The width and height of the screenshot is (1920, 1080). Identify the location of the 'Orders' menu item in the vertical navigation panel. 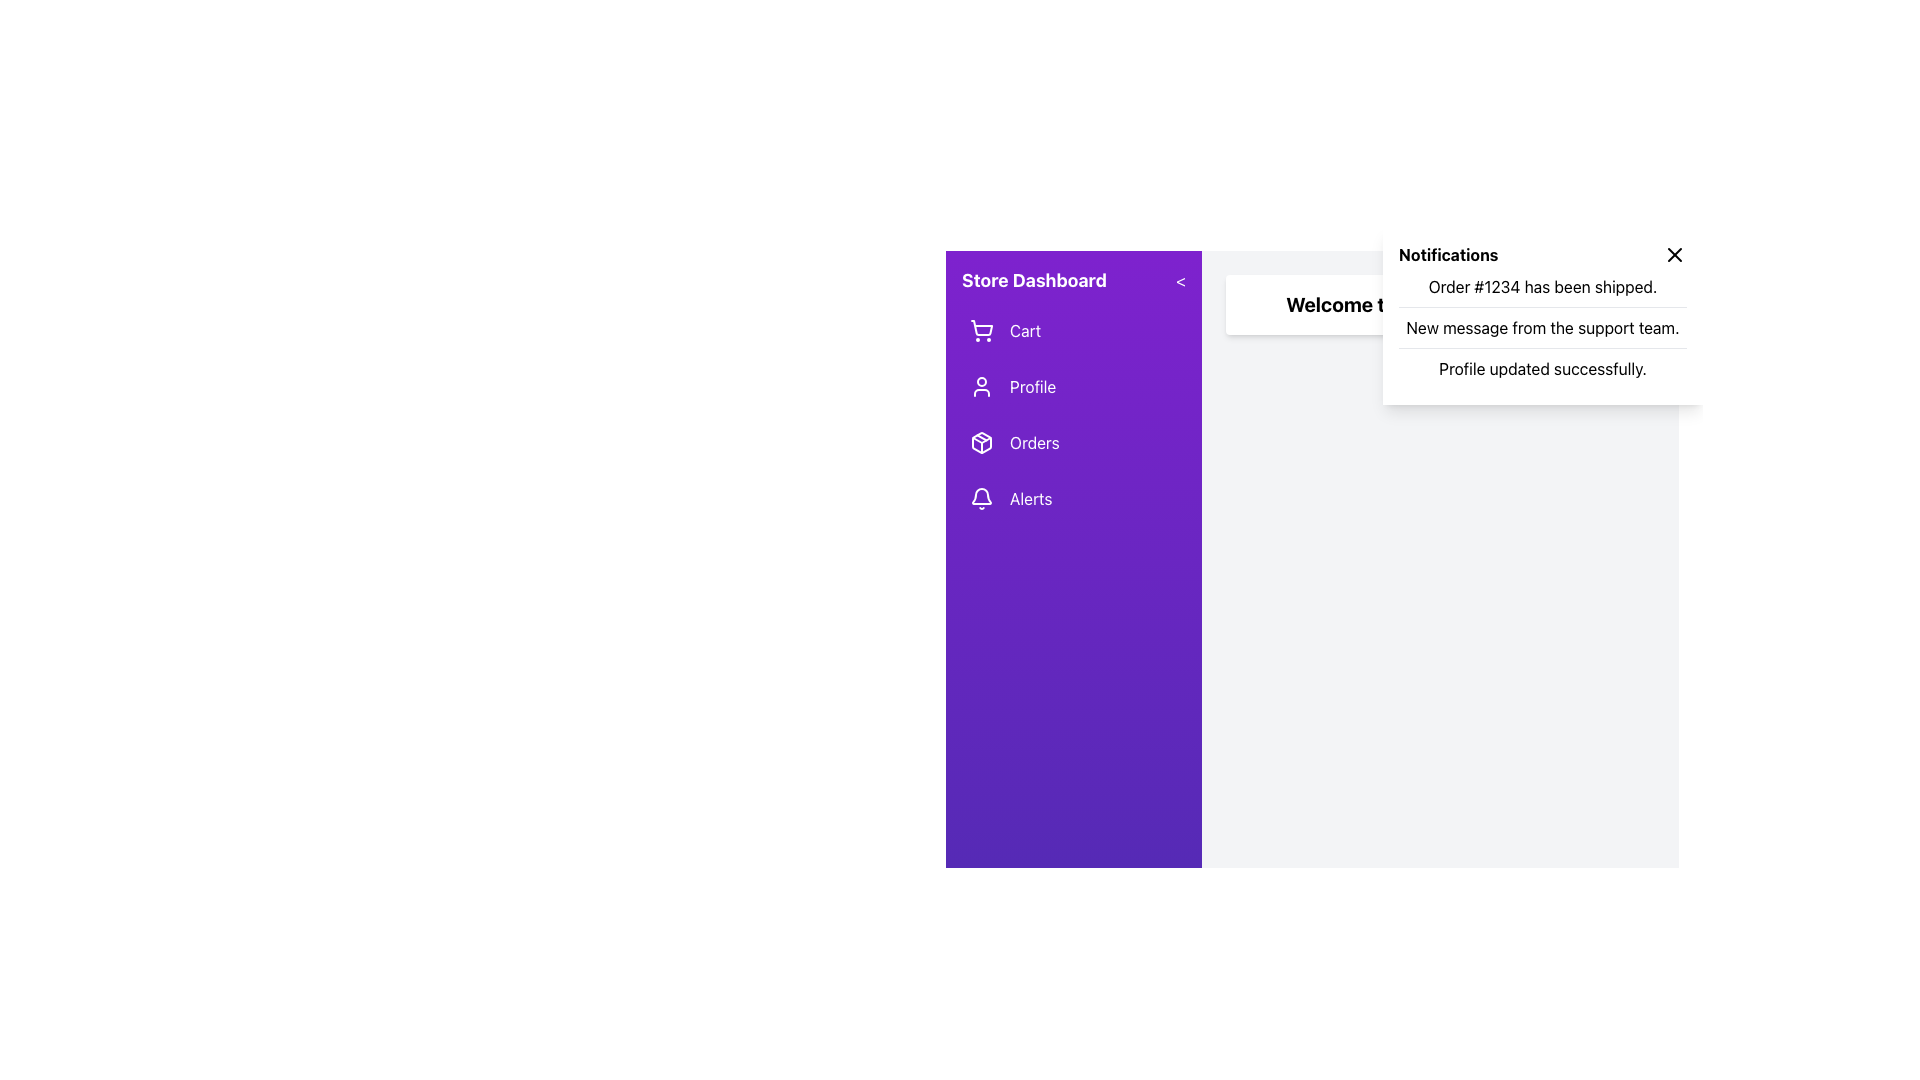
(1073, 442).